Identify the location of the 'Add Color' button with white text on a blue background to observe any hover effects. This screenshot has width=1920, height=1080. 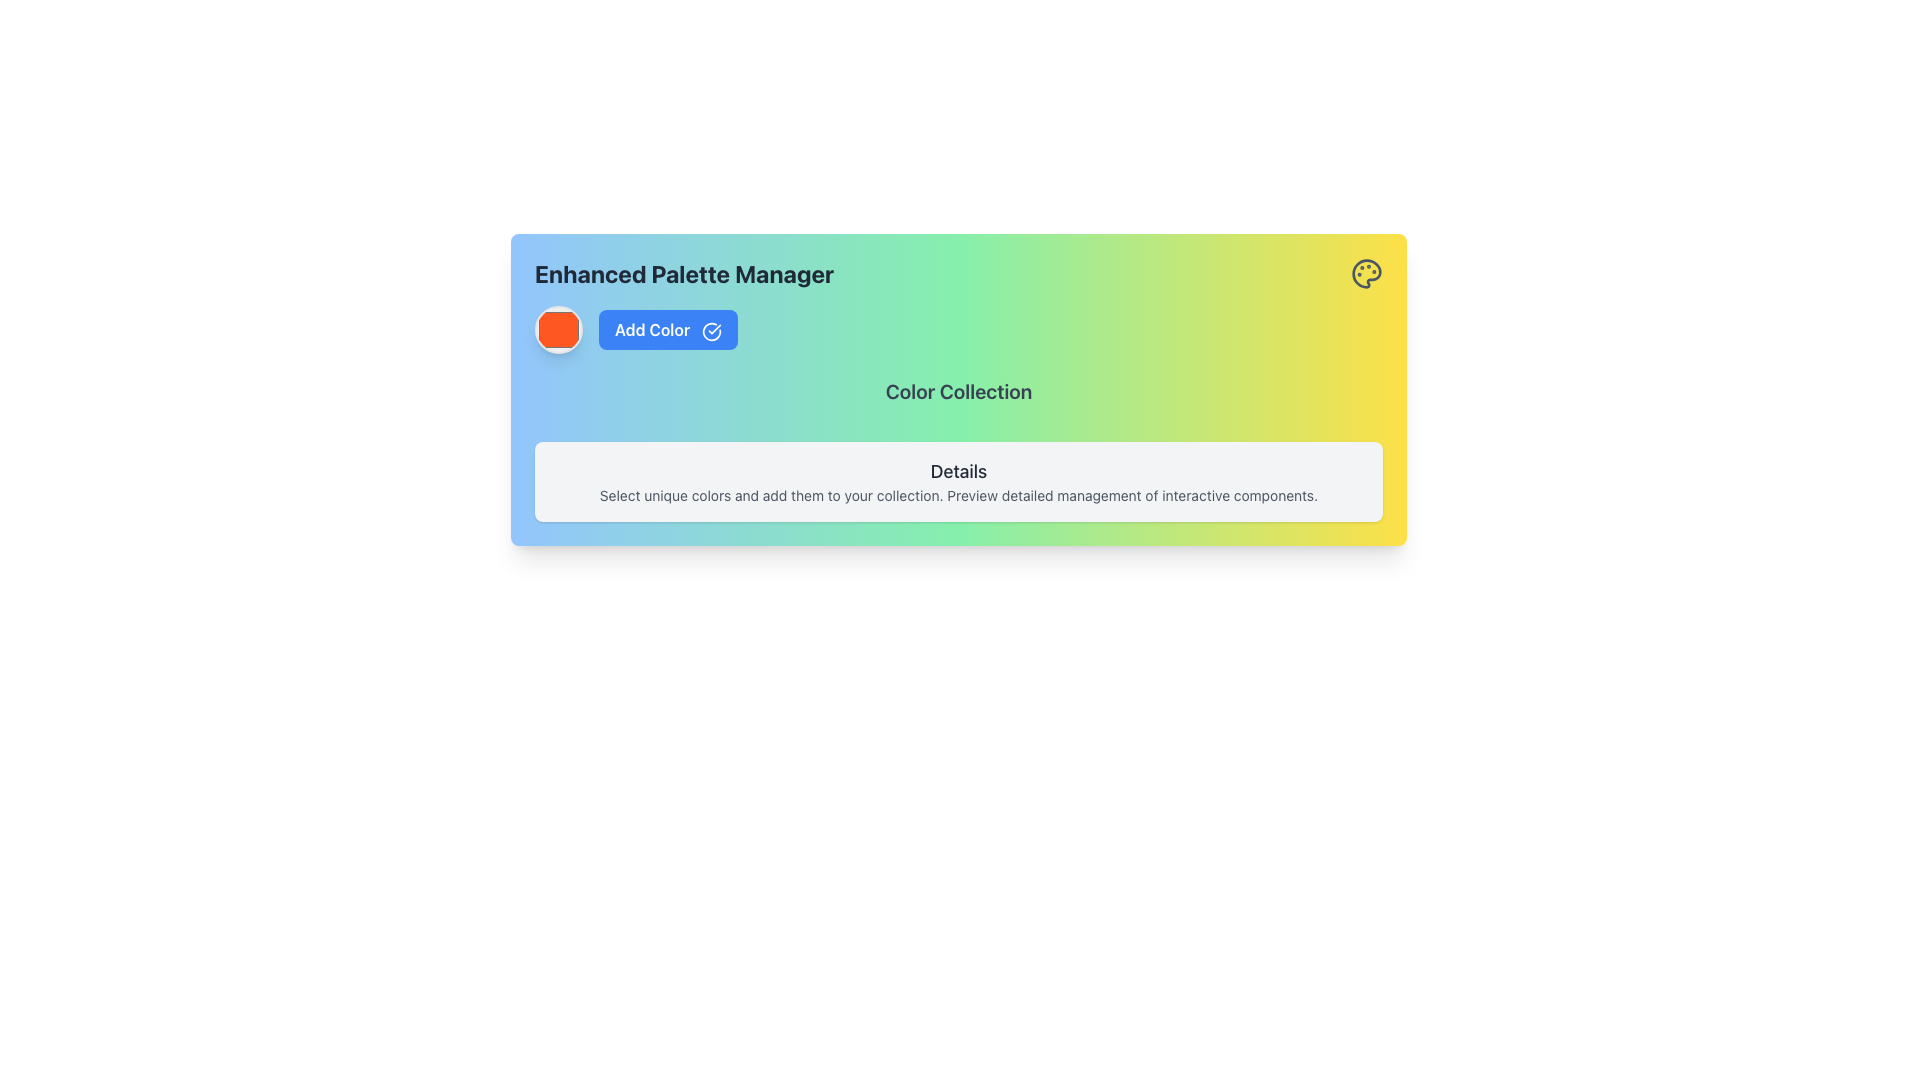
(668, 329).